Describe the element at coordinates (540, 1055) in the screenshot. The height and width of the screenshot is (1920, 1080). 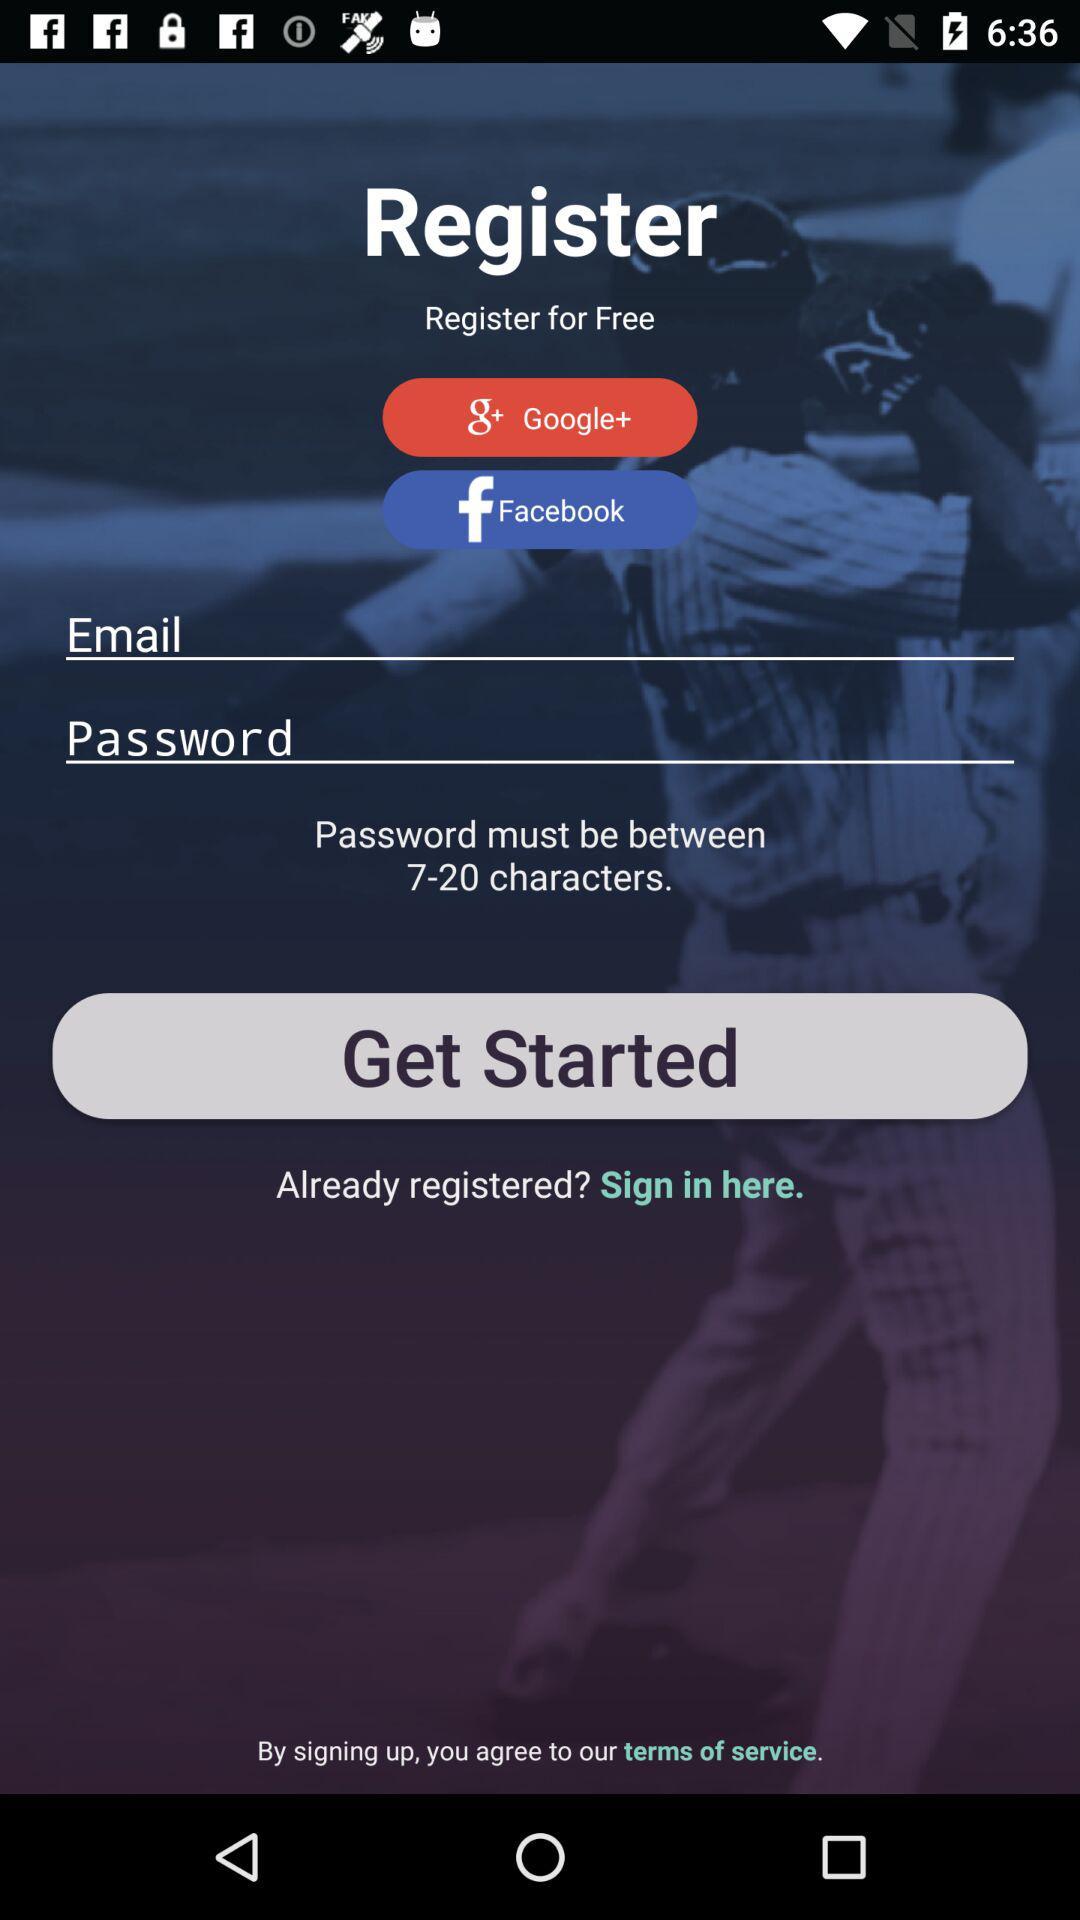
I see `the get started icon` at that location.